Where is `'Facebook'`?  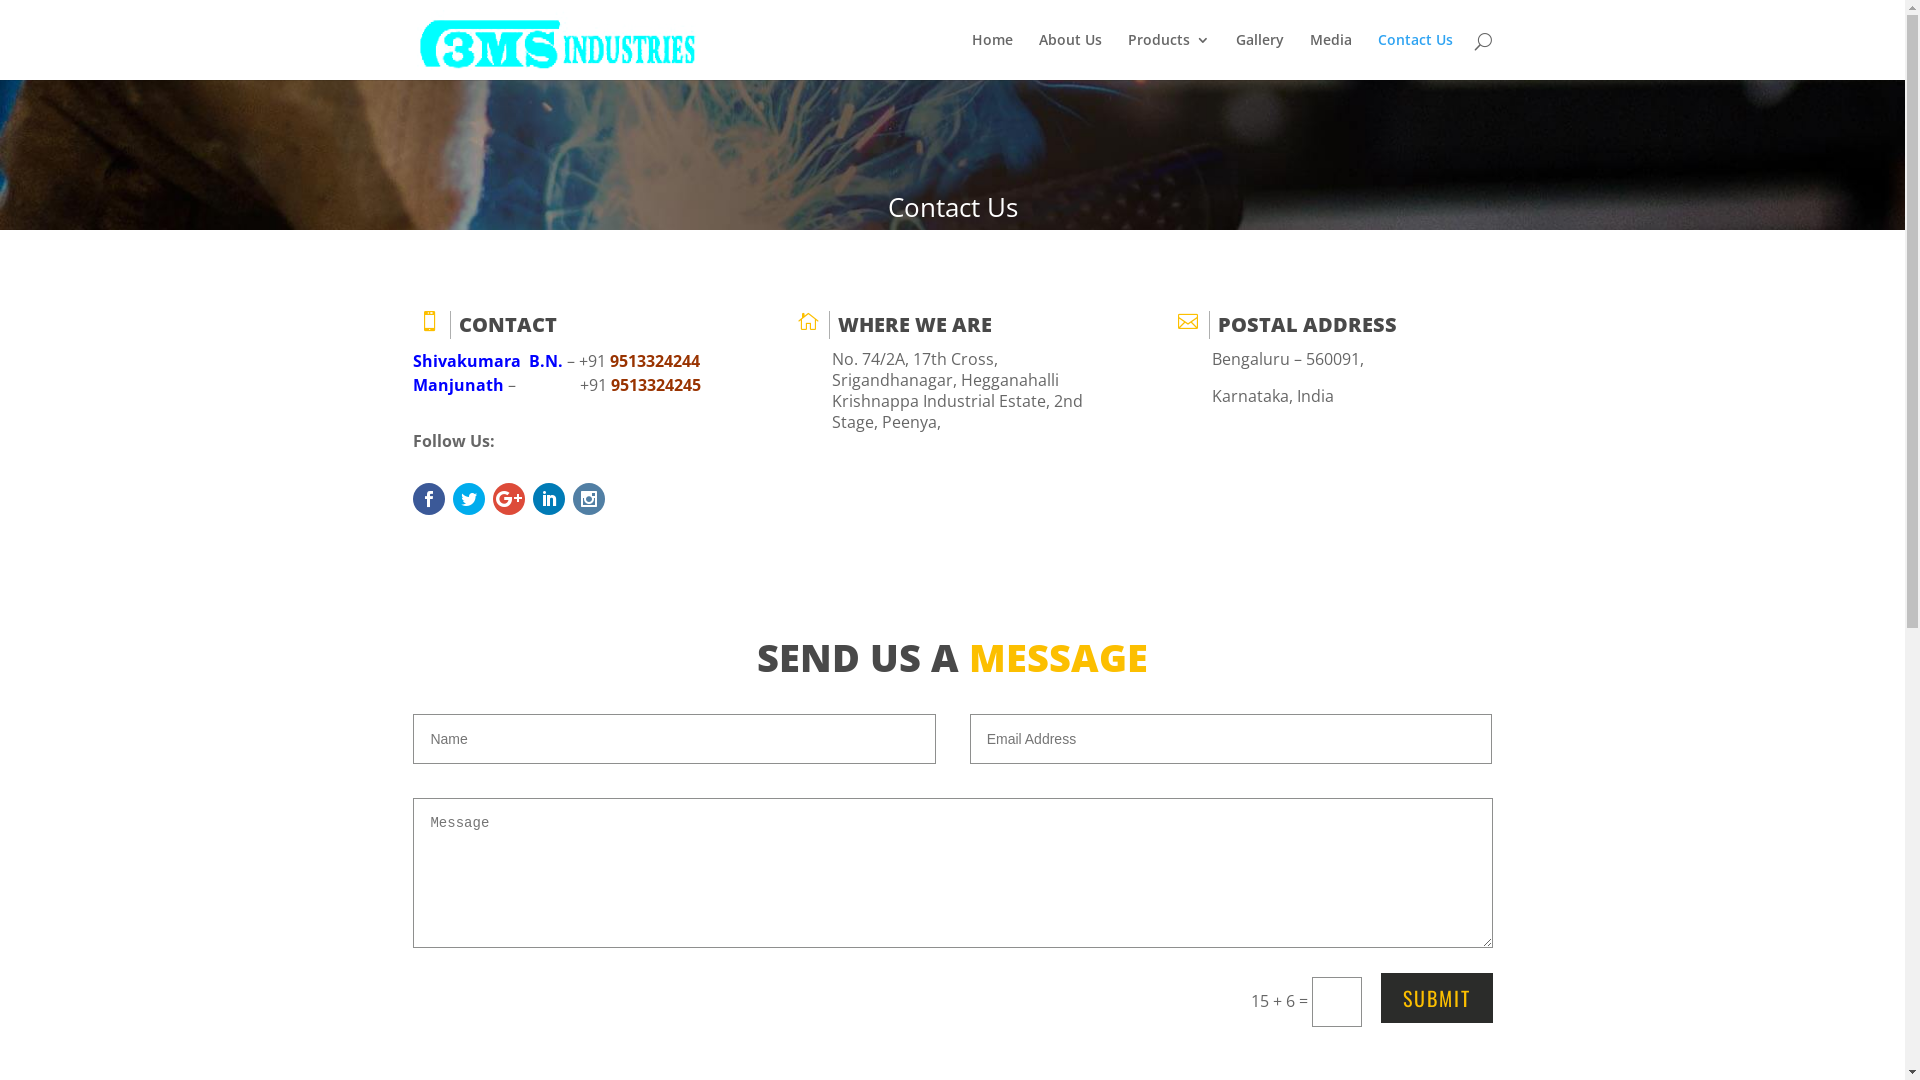
'Facebook' is located at coordinates (411, 497).